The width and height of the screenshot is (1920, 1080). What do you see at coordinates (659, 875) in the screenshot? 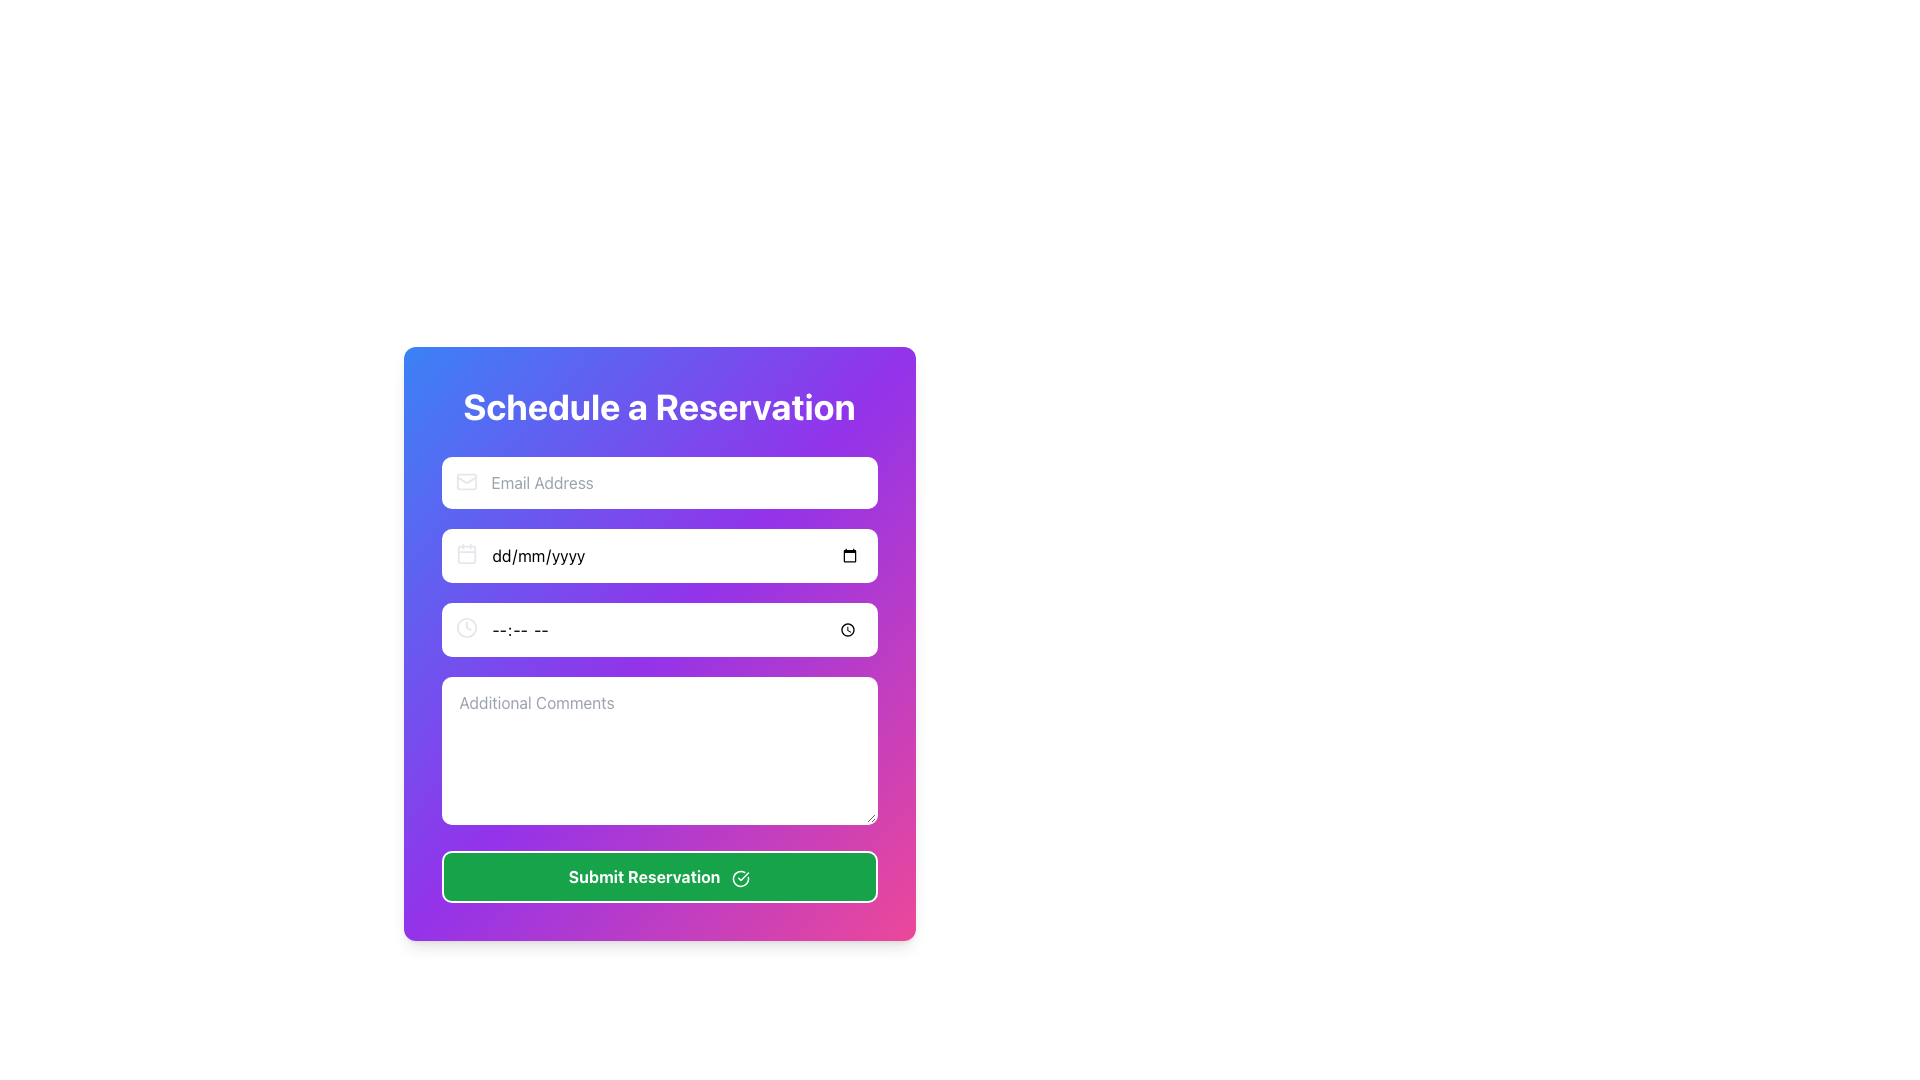
I see `the submission button for the reservation form` at bounding box center [659, 875].